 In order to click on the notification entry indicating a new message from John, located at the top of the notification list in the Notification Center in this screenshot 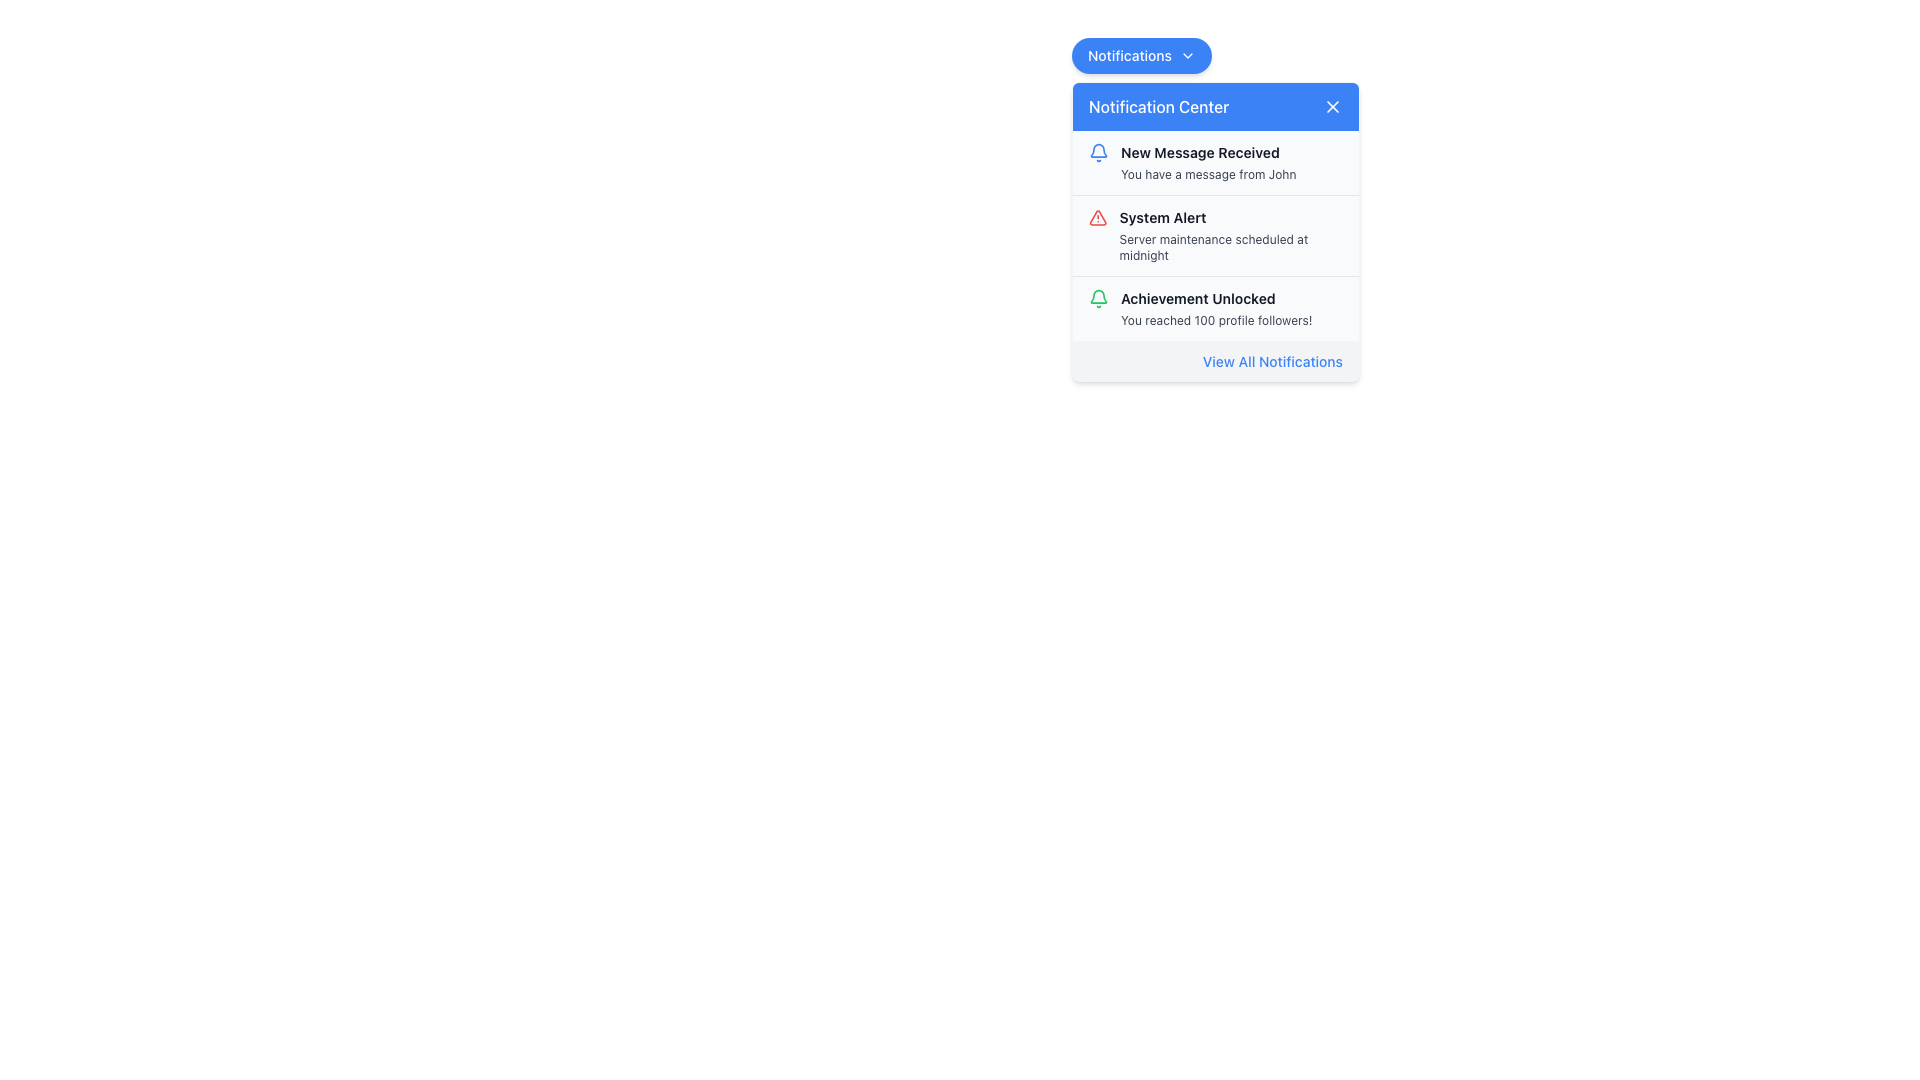, I will do `click(1214, 161)`.